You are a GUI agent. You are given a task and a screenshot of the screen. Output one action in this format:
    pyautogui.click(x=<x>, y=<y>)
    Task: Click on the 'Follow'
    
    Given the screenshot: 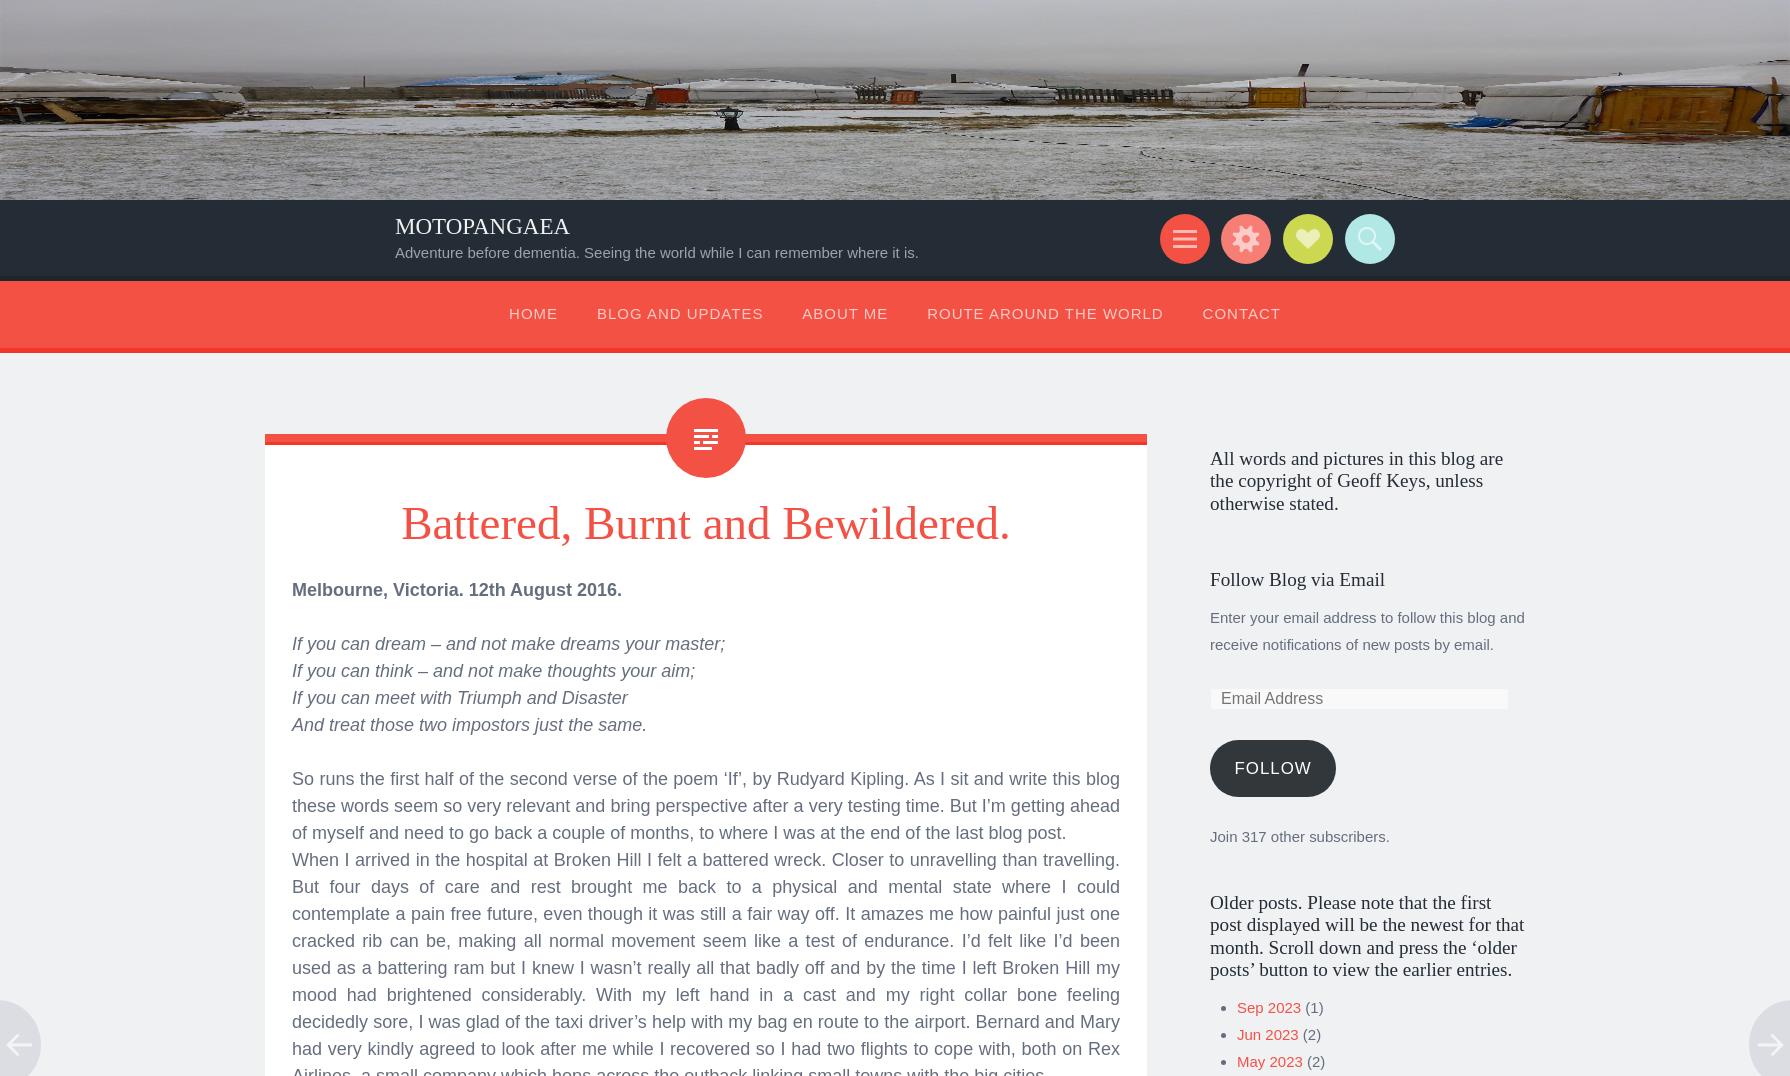 What is the action you would take?
    pyautogui.click(x=1272, y=759)
    